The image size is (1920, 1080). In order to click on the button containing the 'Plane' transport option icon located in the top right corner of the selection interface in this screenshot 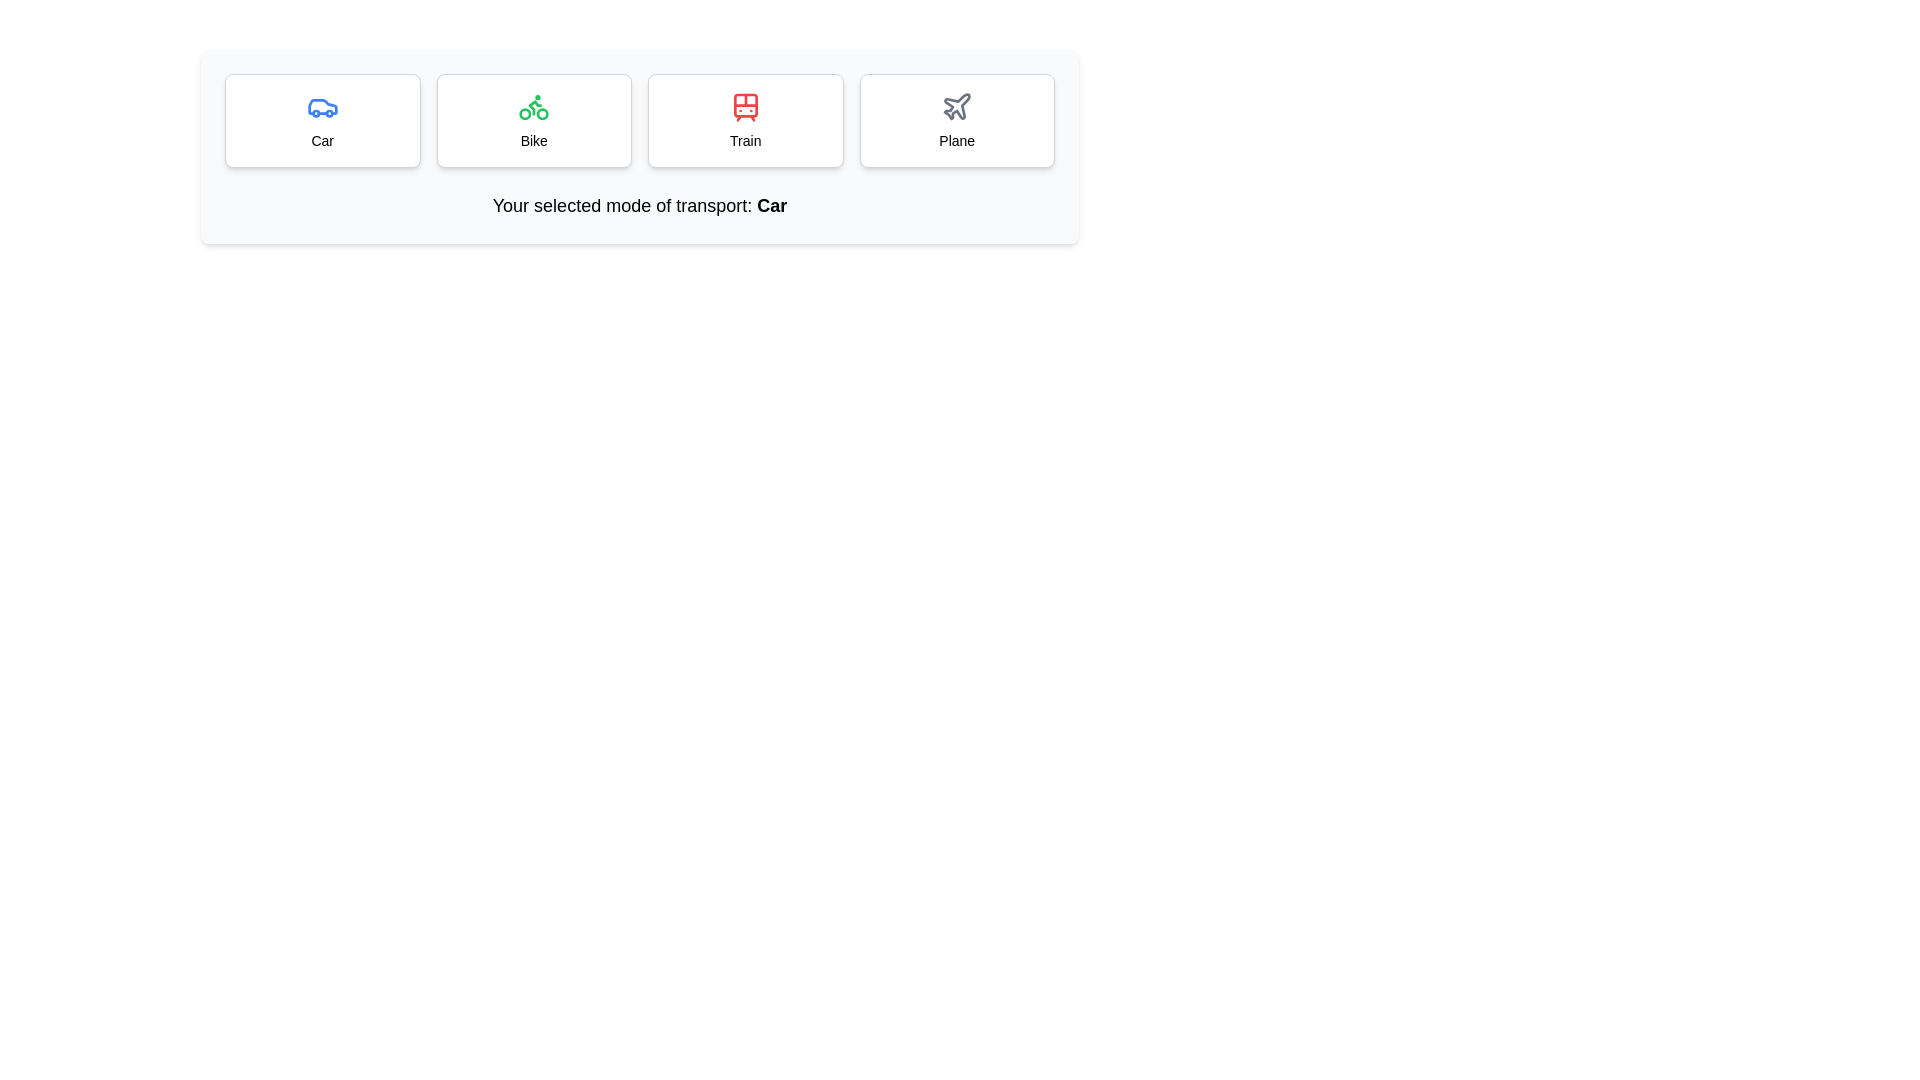, I will do `click(956, 106)`.